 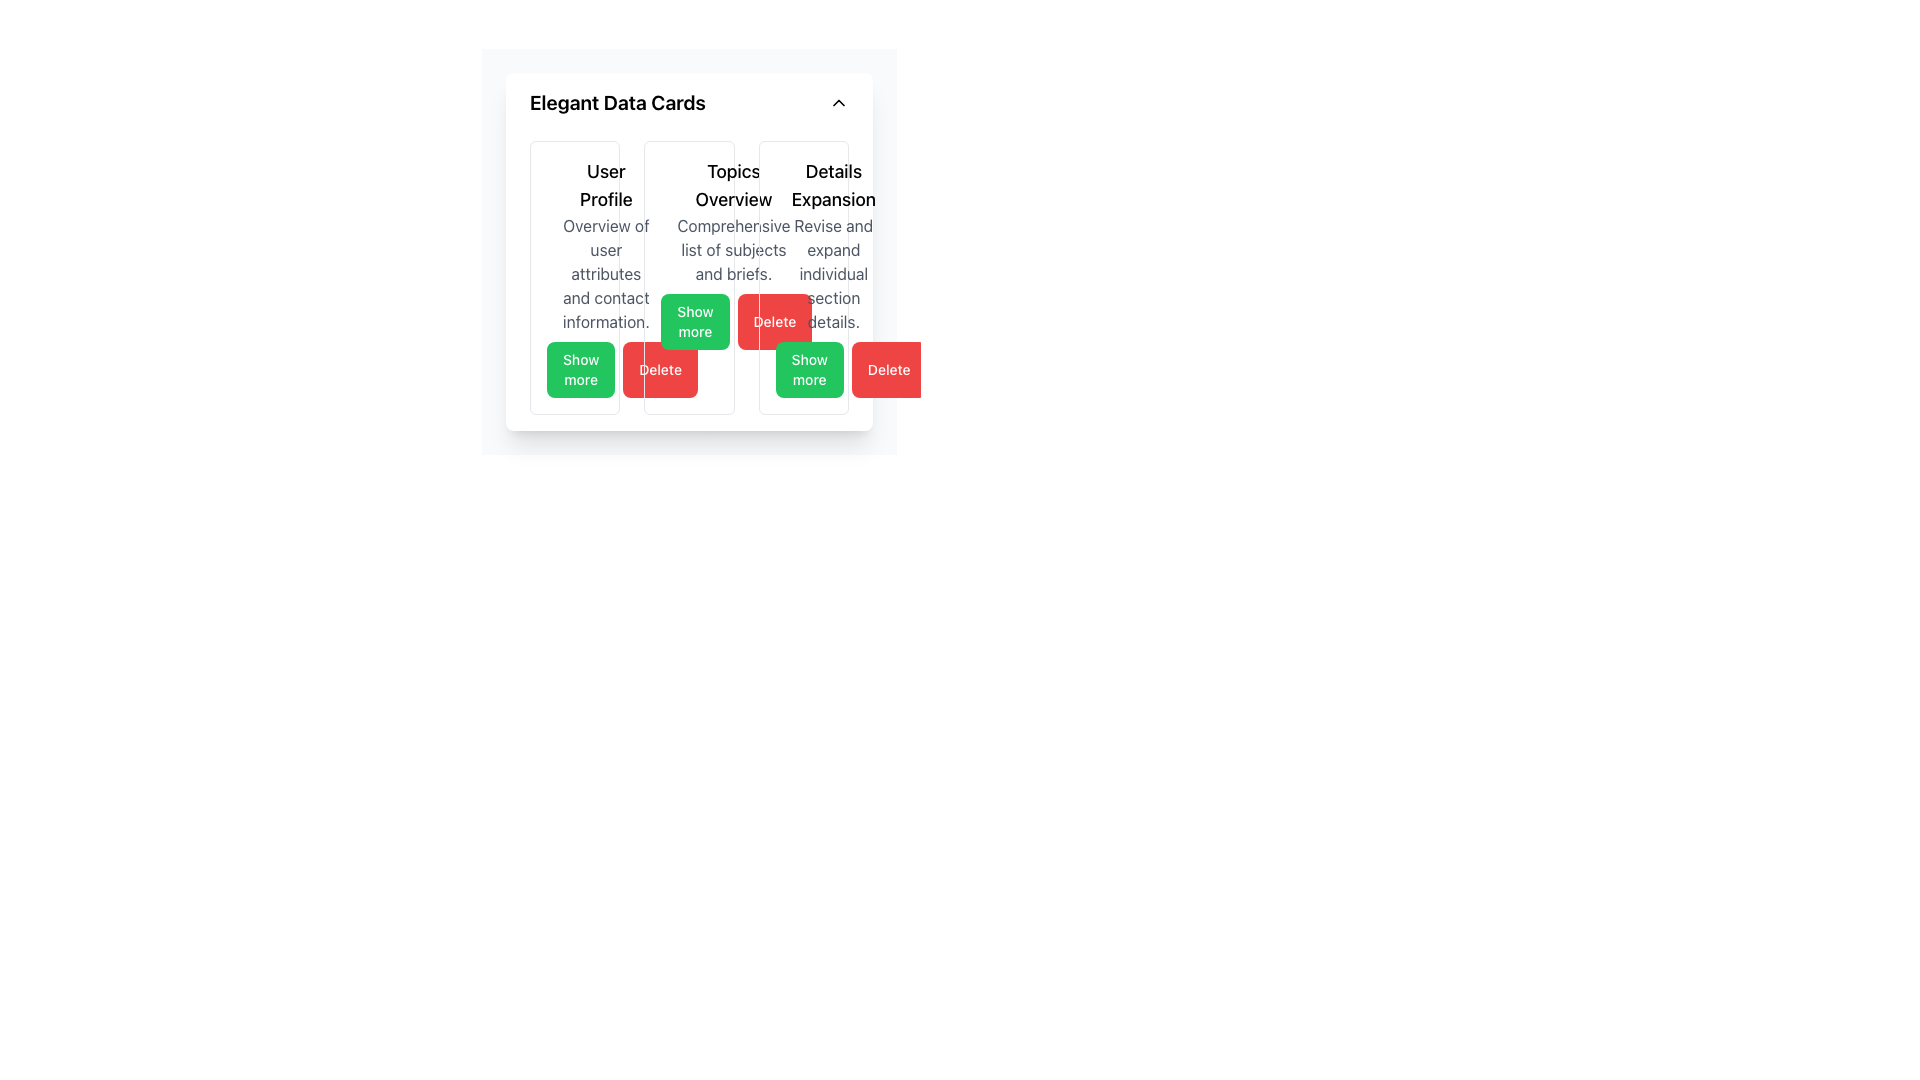 What do you see at coordinates (733, 185) in the screenshot?
I see `header text 'Topics Overview' located at the top-center of the card, which is visually bold and serves as the title for the related information` at bounding box center [733, 185].